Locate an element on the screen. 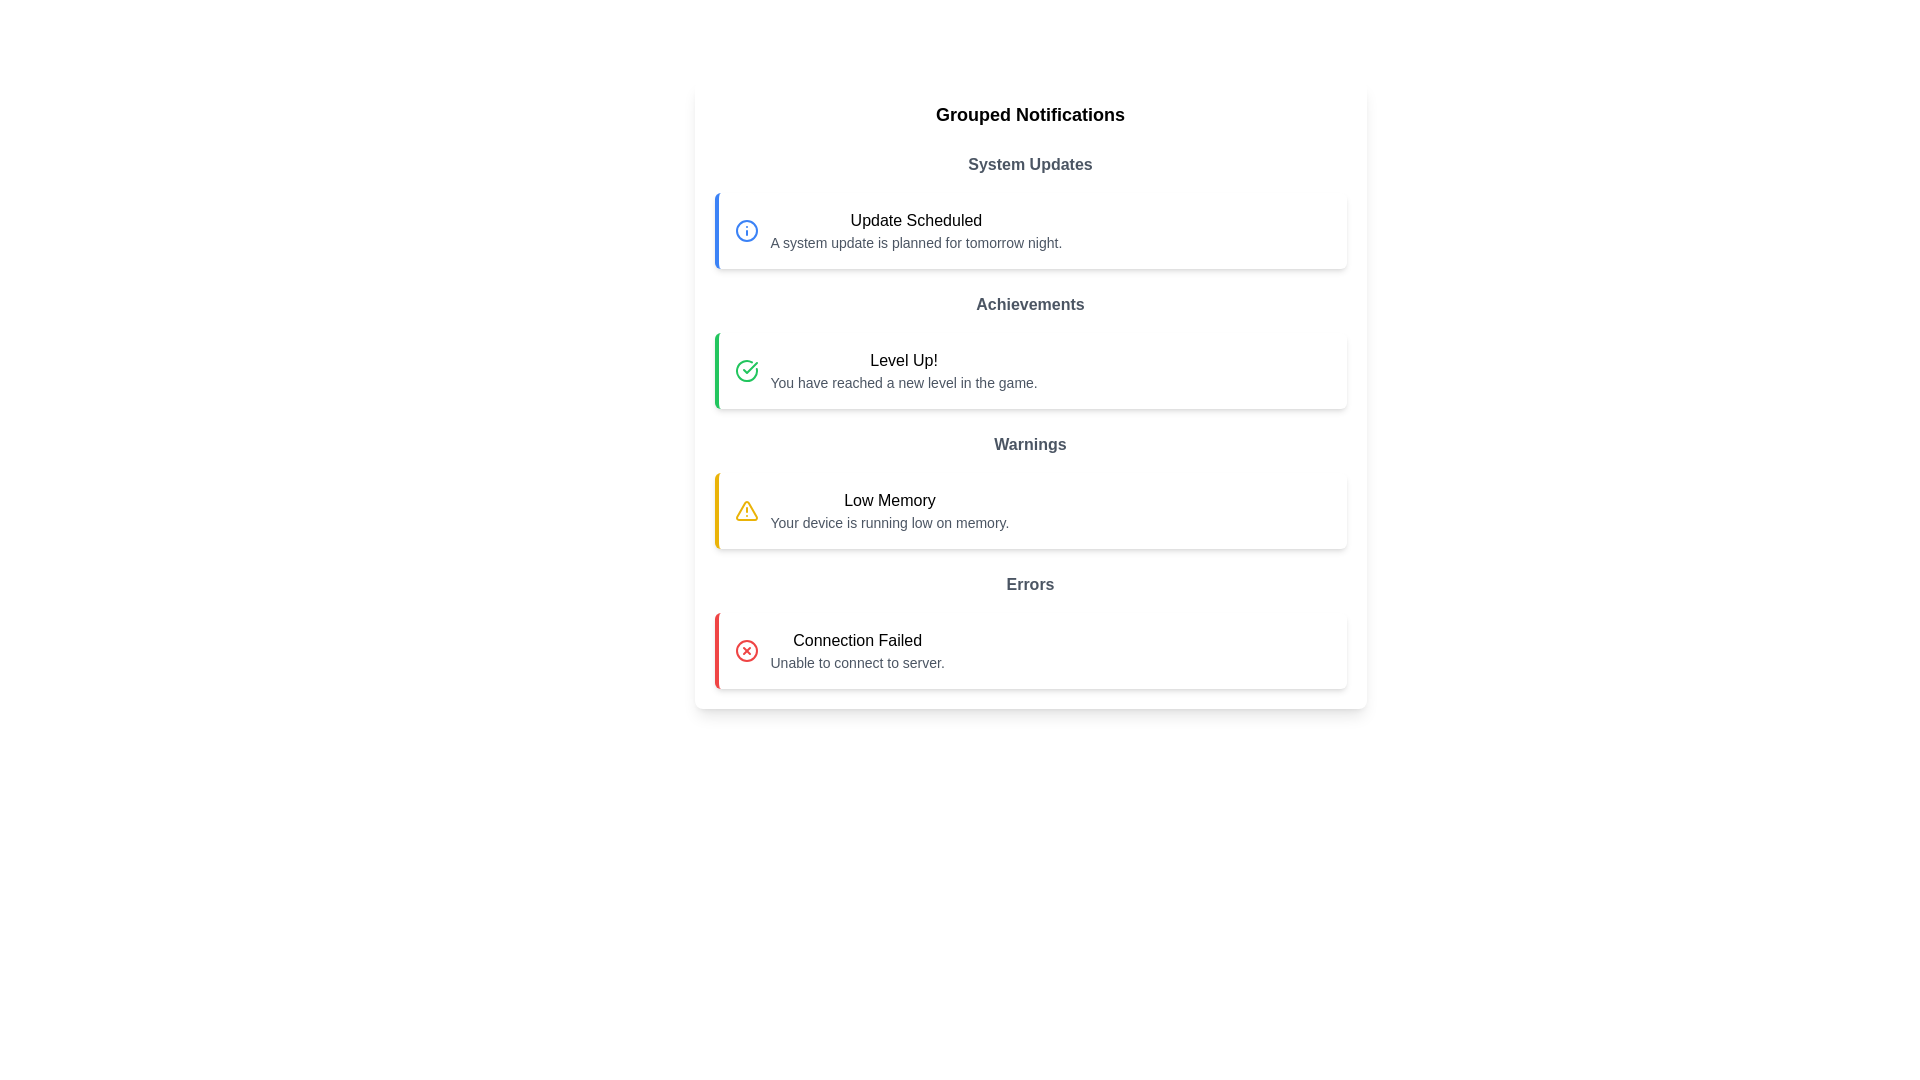 The width and height of the screenshot is (1920, 1080). the static text element that informs users about the connection failure issue, located below the heading 'Connection Failed' within the 'Errors' notification is located at coordinates (857, 663).